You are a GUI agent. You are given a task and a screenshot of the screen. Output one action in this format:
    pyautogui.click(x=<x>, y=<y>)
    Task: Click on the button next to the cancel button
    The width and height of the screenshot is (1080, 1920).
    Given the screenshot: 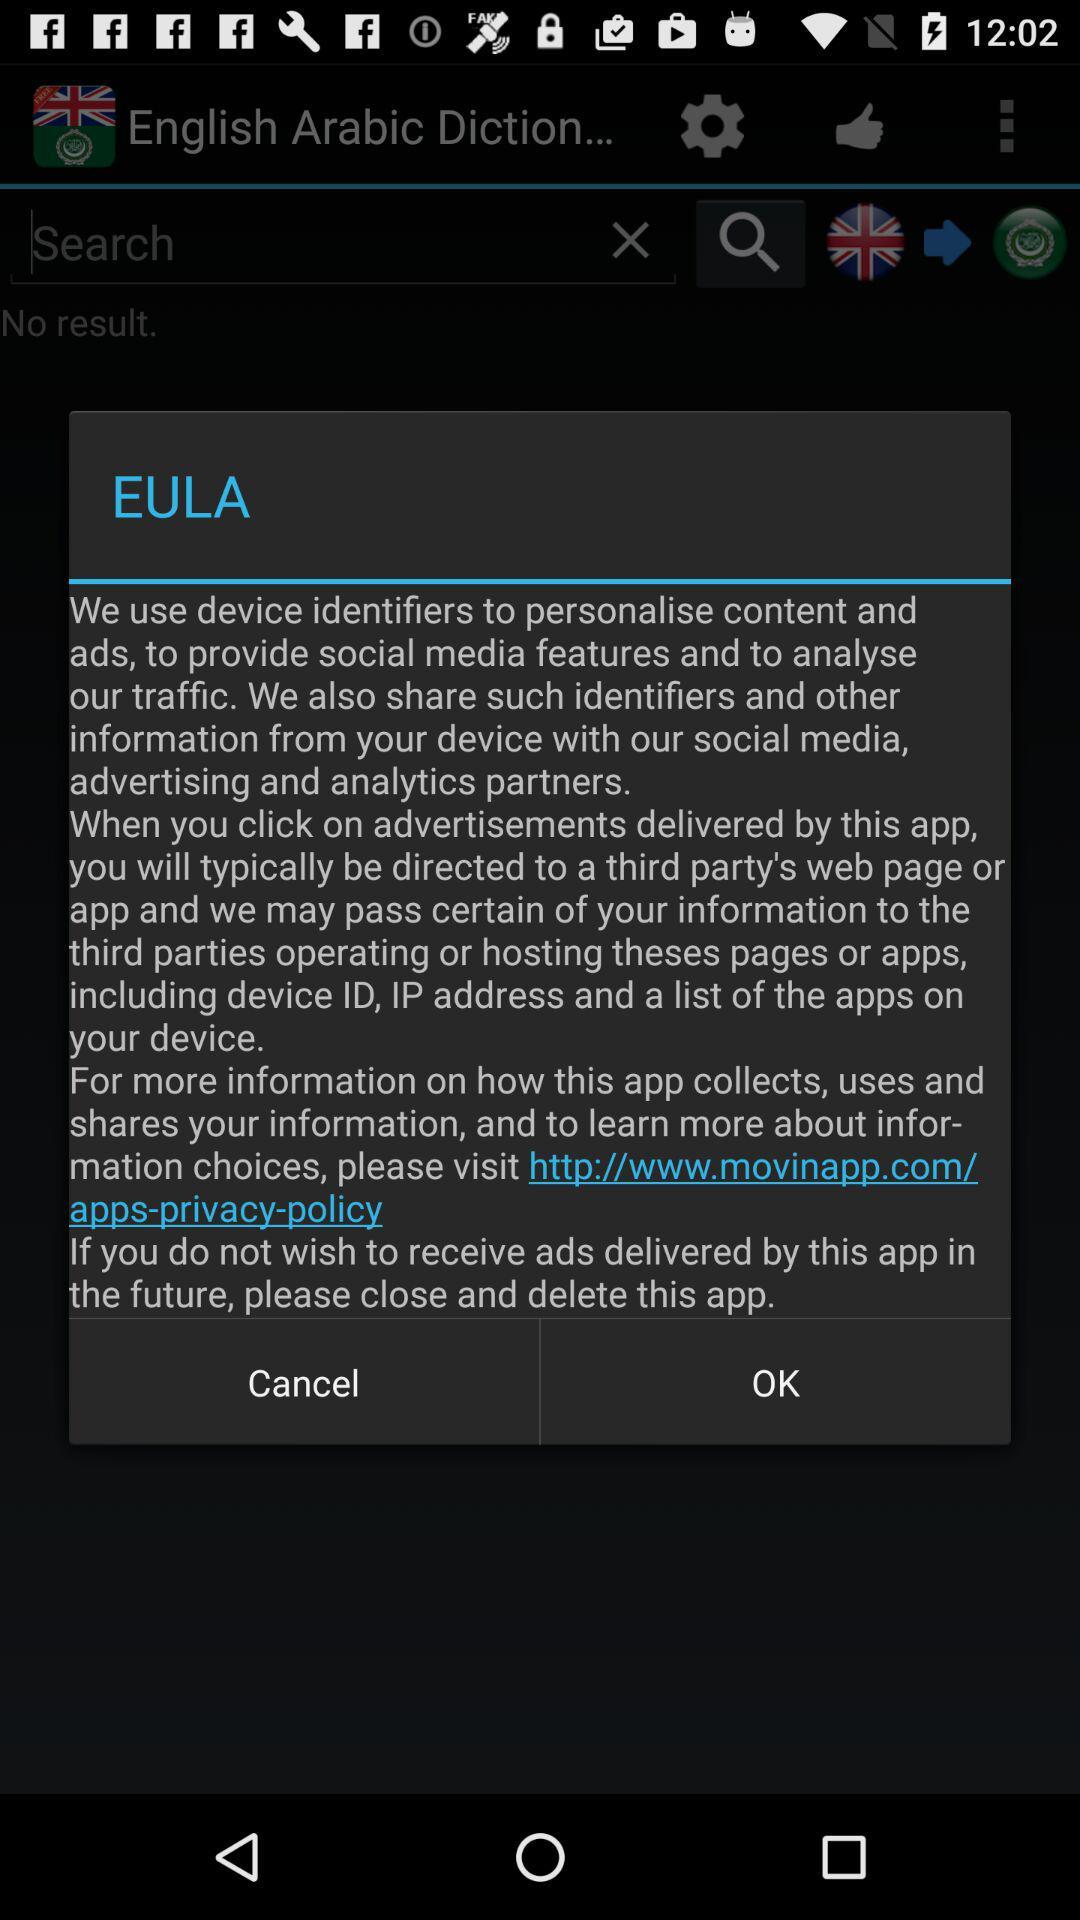 What is the action you would take?
    pyautogui.click(x=774, y=1381)
    